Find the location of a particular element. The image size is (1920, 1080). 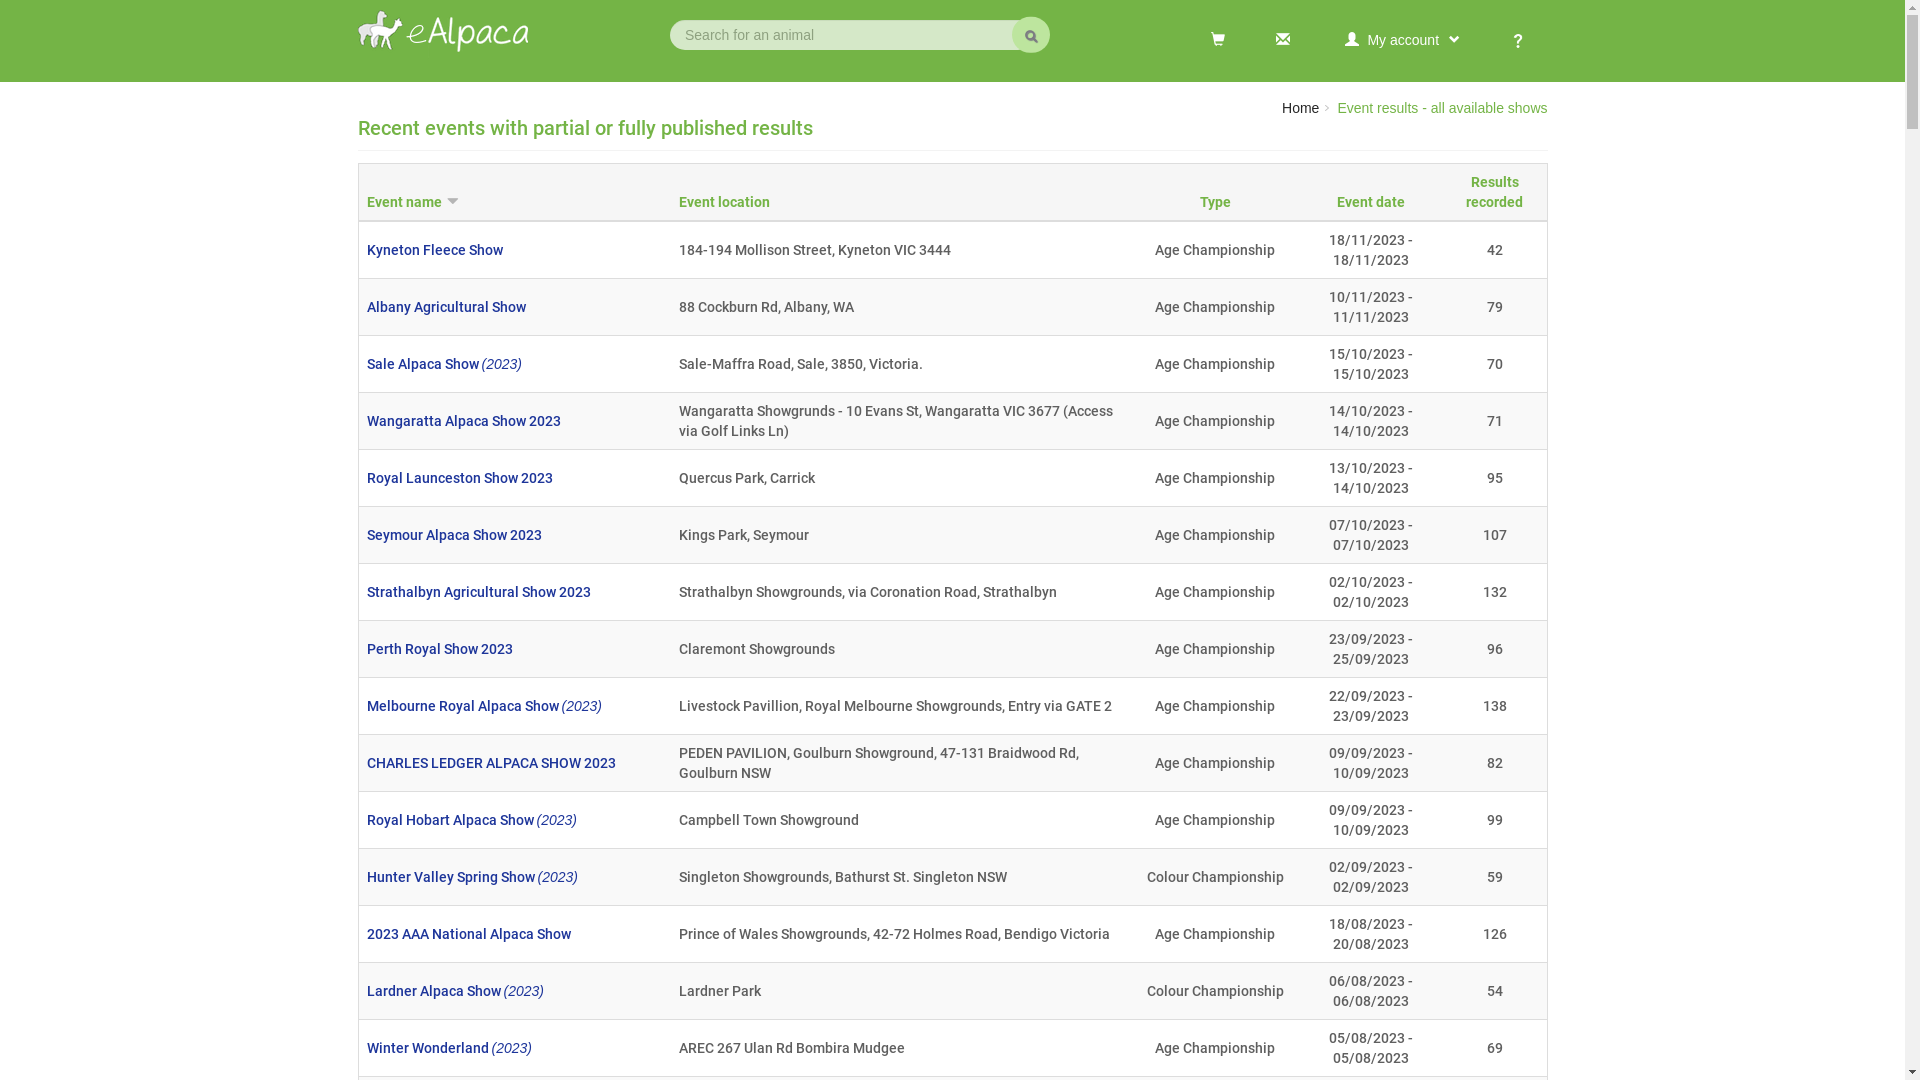

'Seymour Alpaca Show 2023' is located at coordinates (452, 534).